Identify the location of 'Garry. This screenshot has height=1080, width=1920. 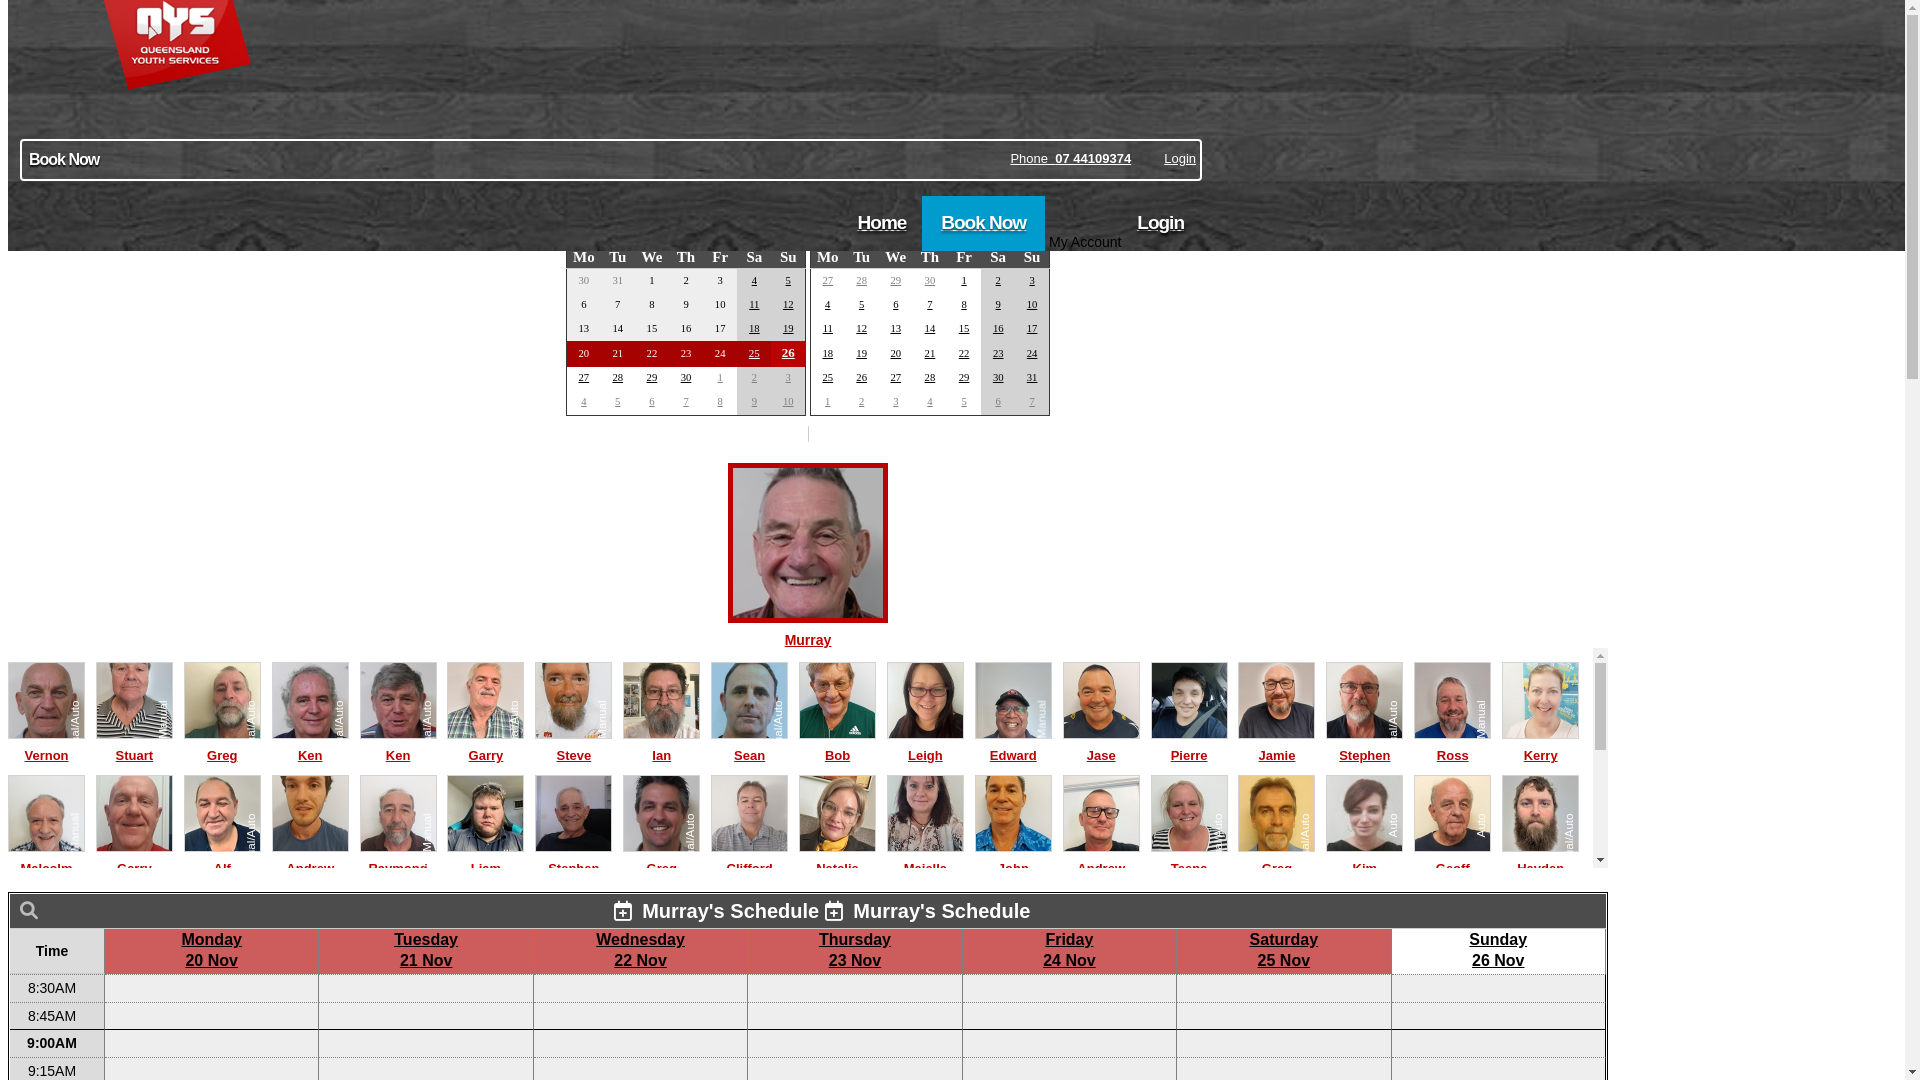
(445, 745).